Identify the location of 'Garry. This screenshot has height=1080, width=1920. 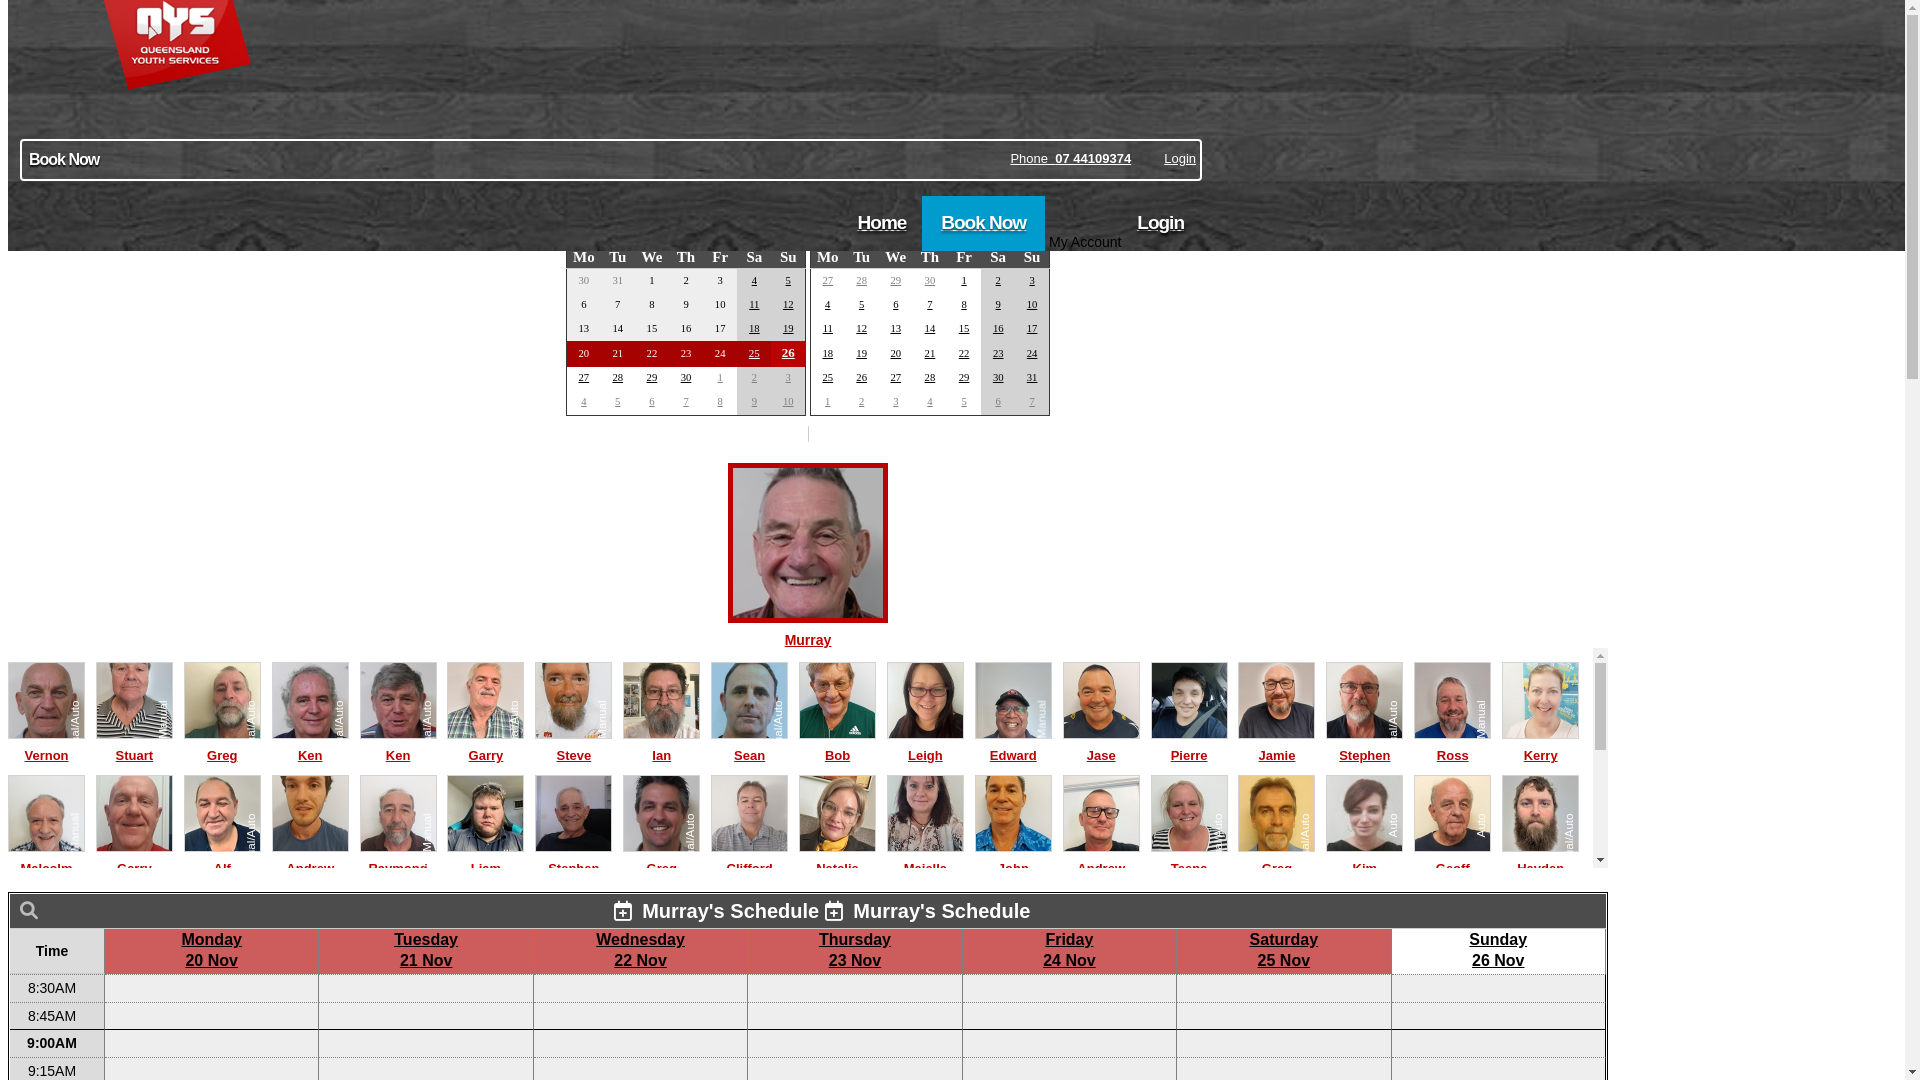
(445, 745).